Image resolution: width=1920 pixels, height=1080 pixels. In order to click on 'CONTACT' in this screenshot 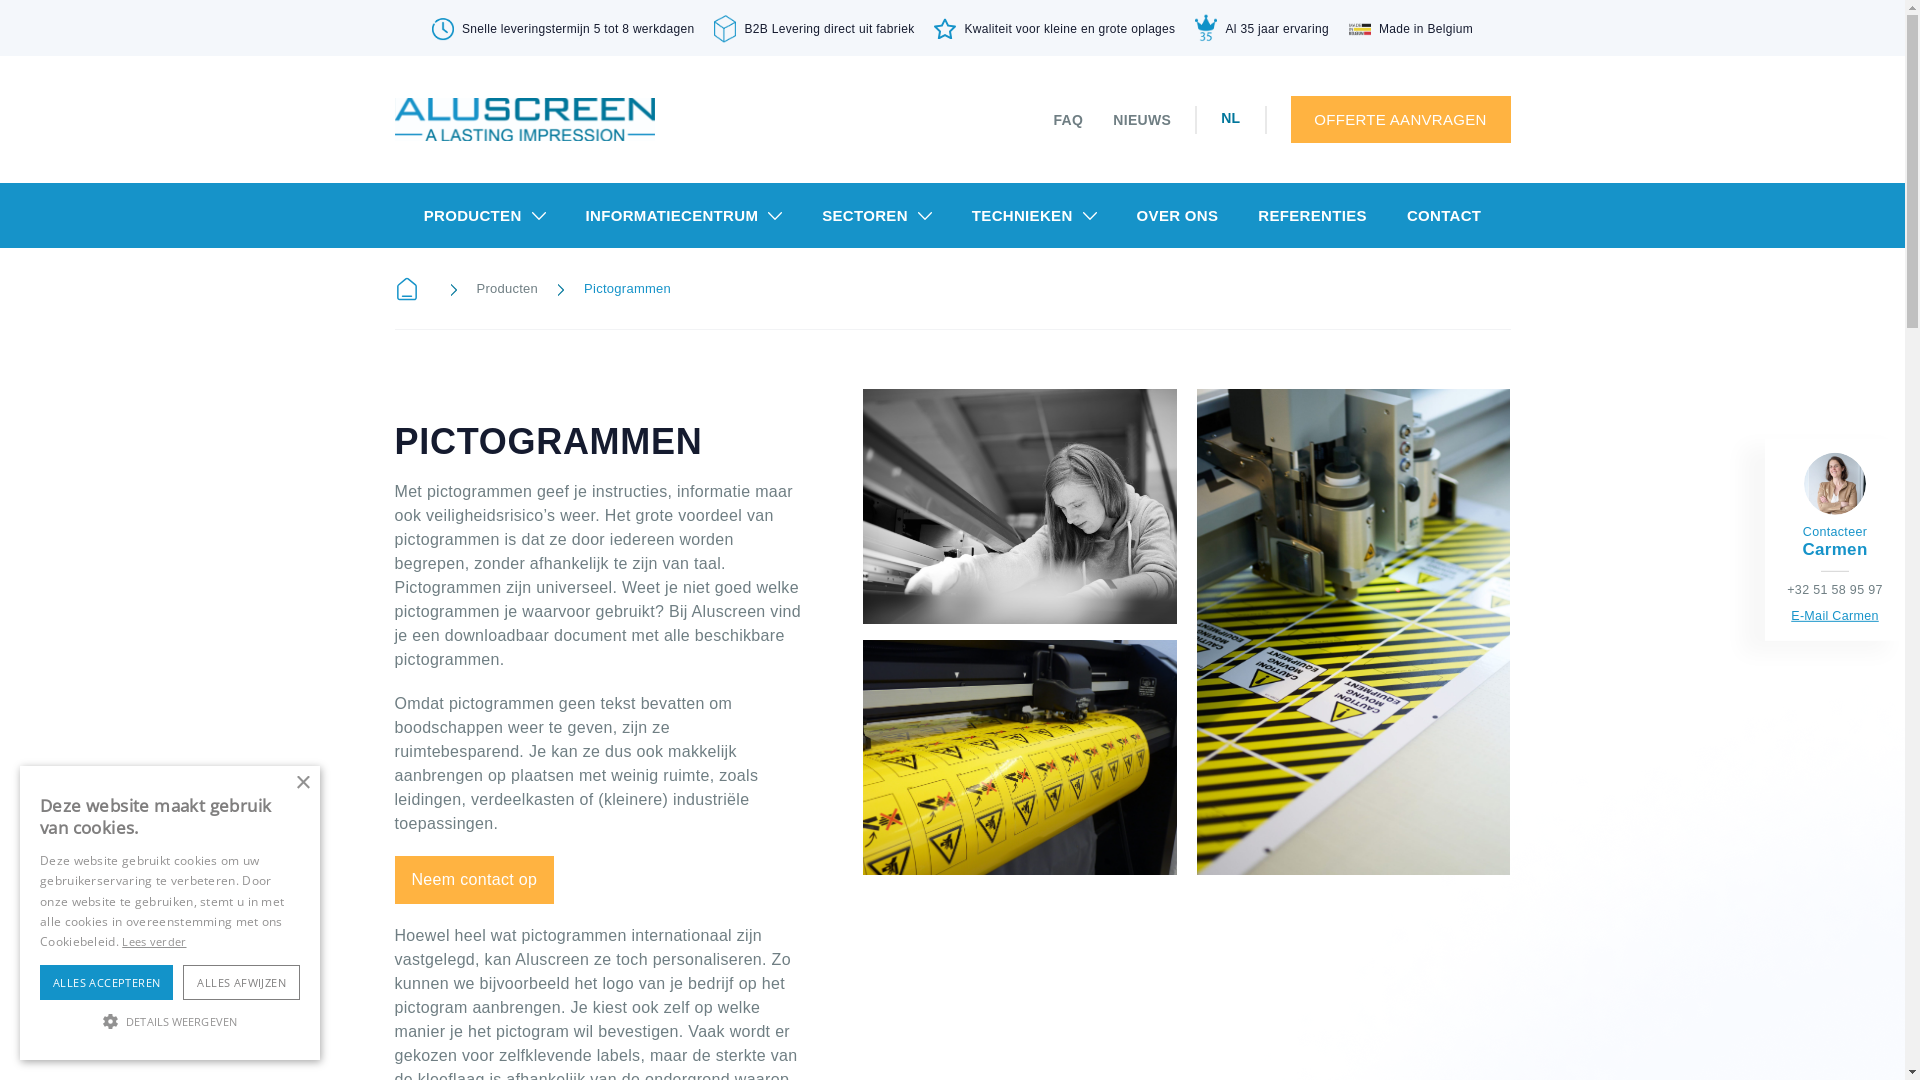, I will do `click(1444, 215)`.